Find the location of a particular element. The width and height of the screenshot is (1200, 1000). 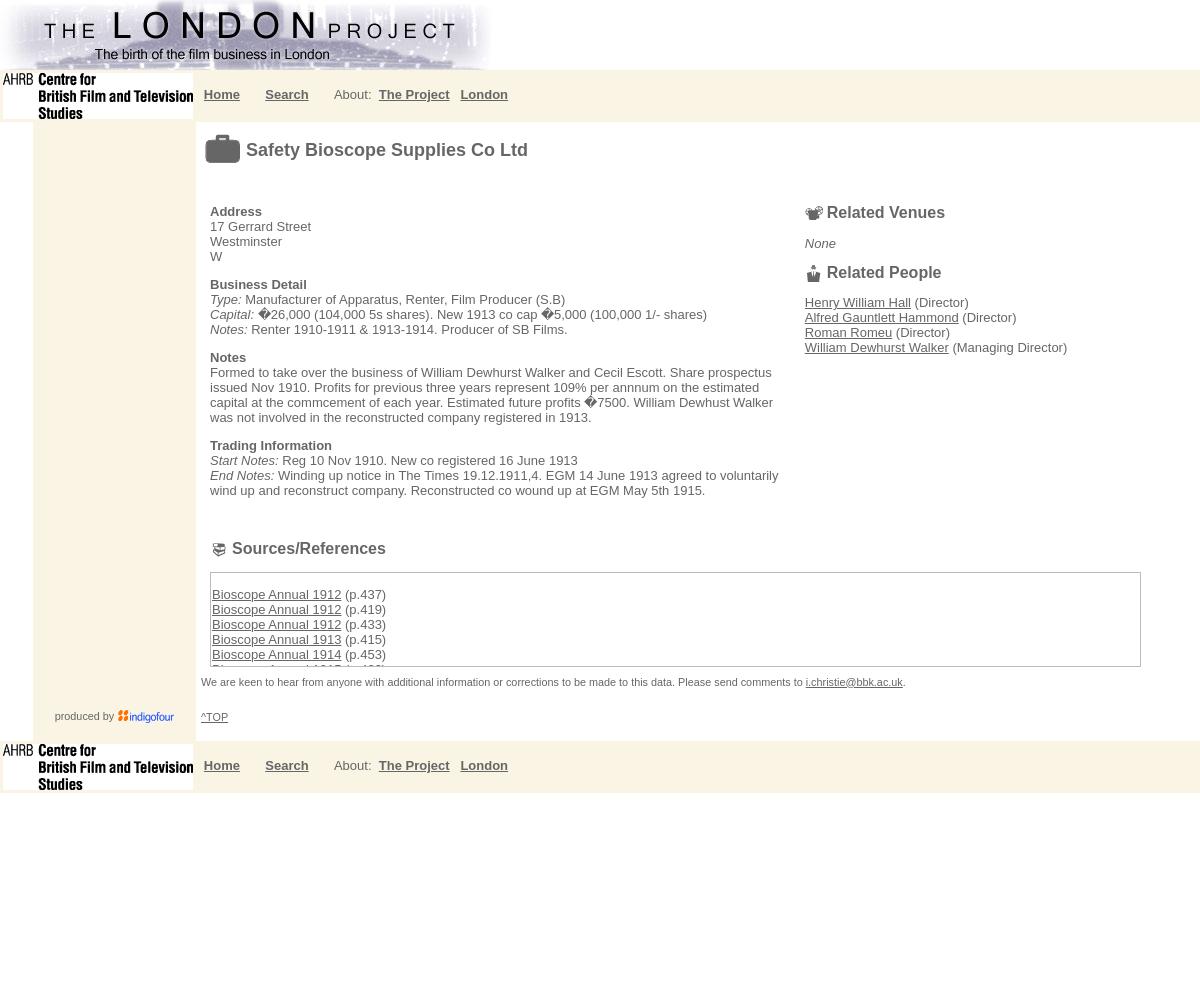

'Reg 10 Nov 1910. New co registered 16 June 1913' is located at coordinates (427, 459).